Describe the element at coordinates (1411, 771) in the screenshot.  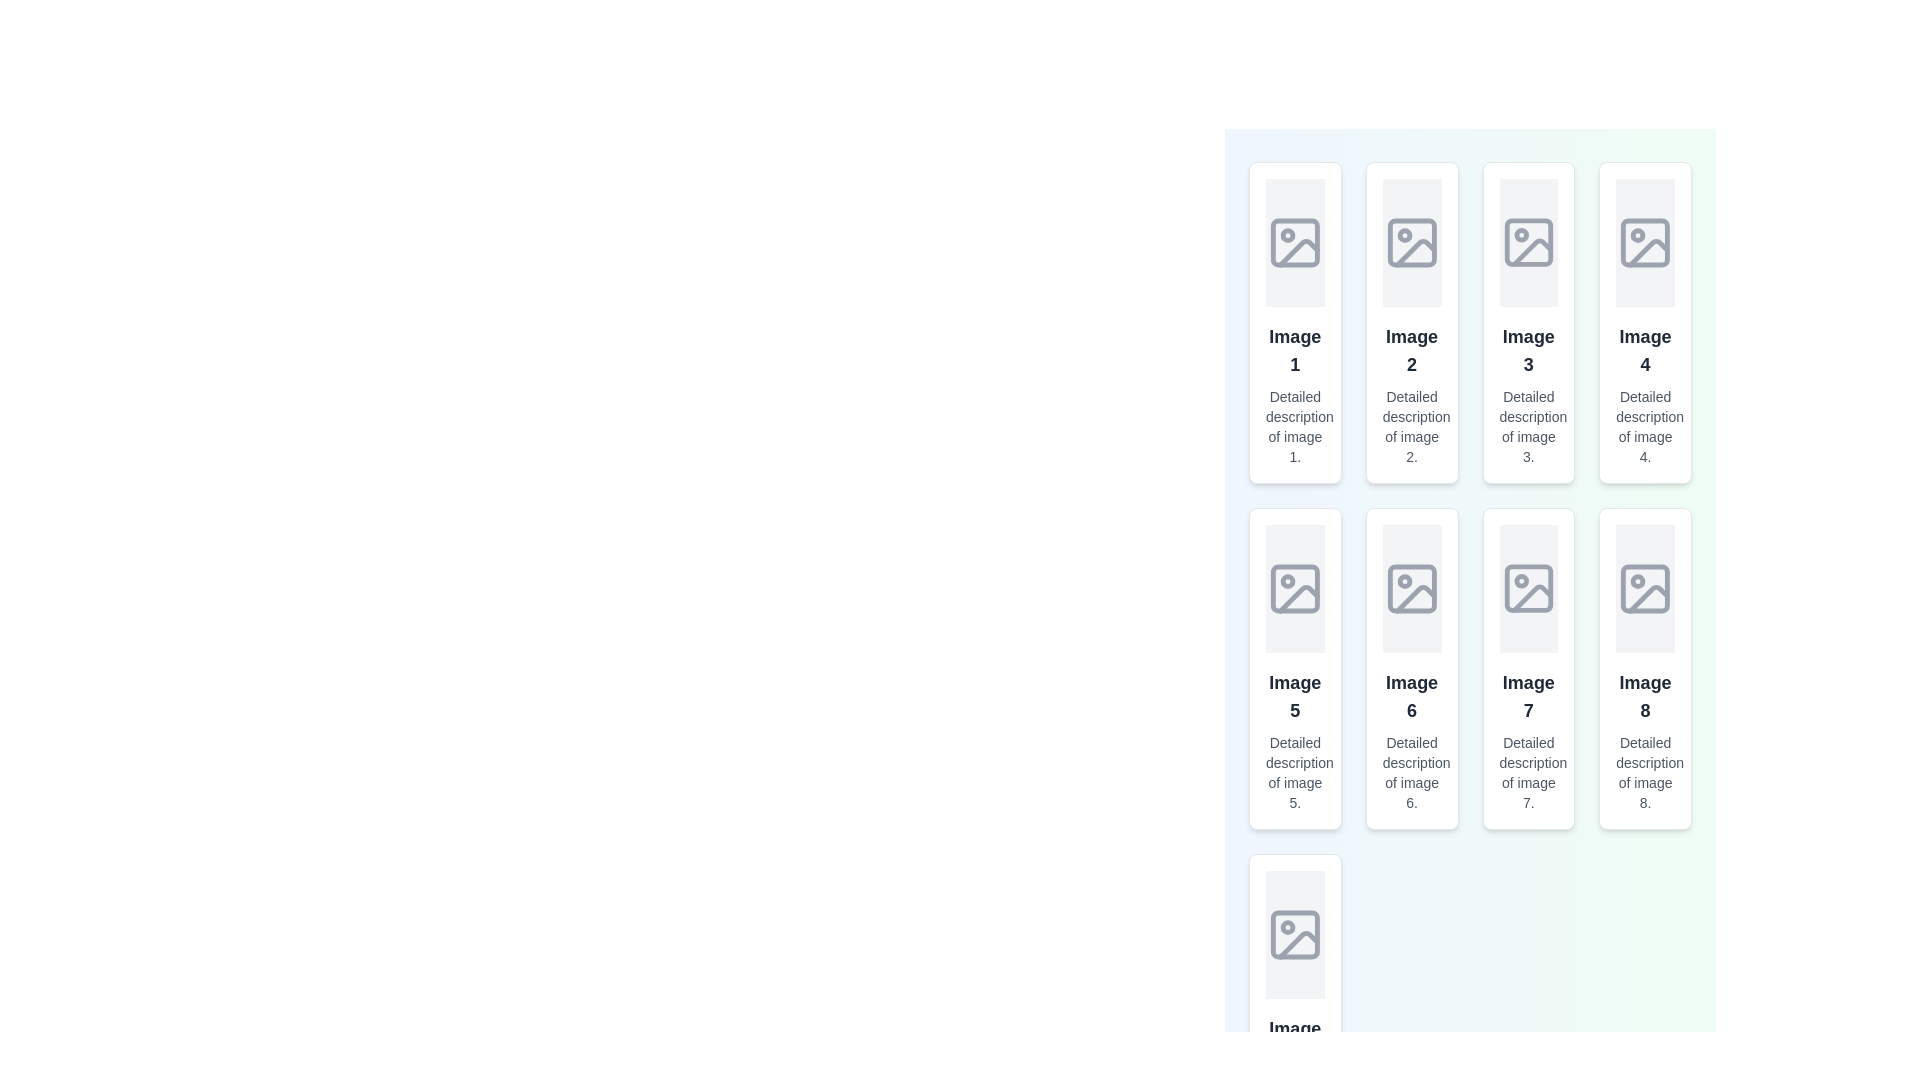
I see `text content of the descriptive label located in the second row, third column of the grid, positioned below the 'Image 6' title` at that location.